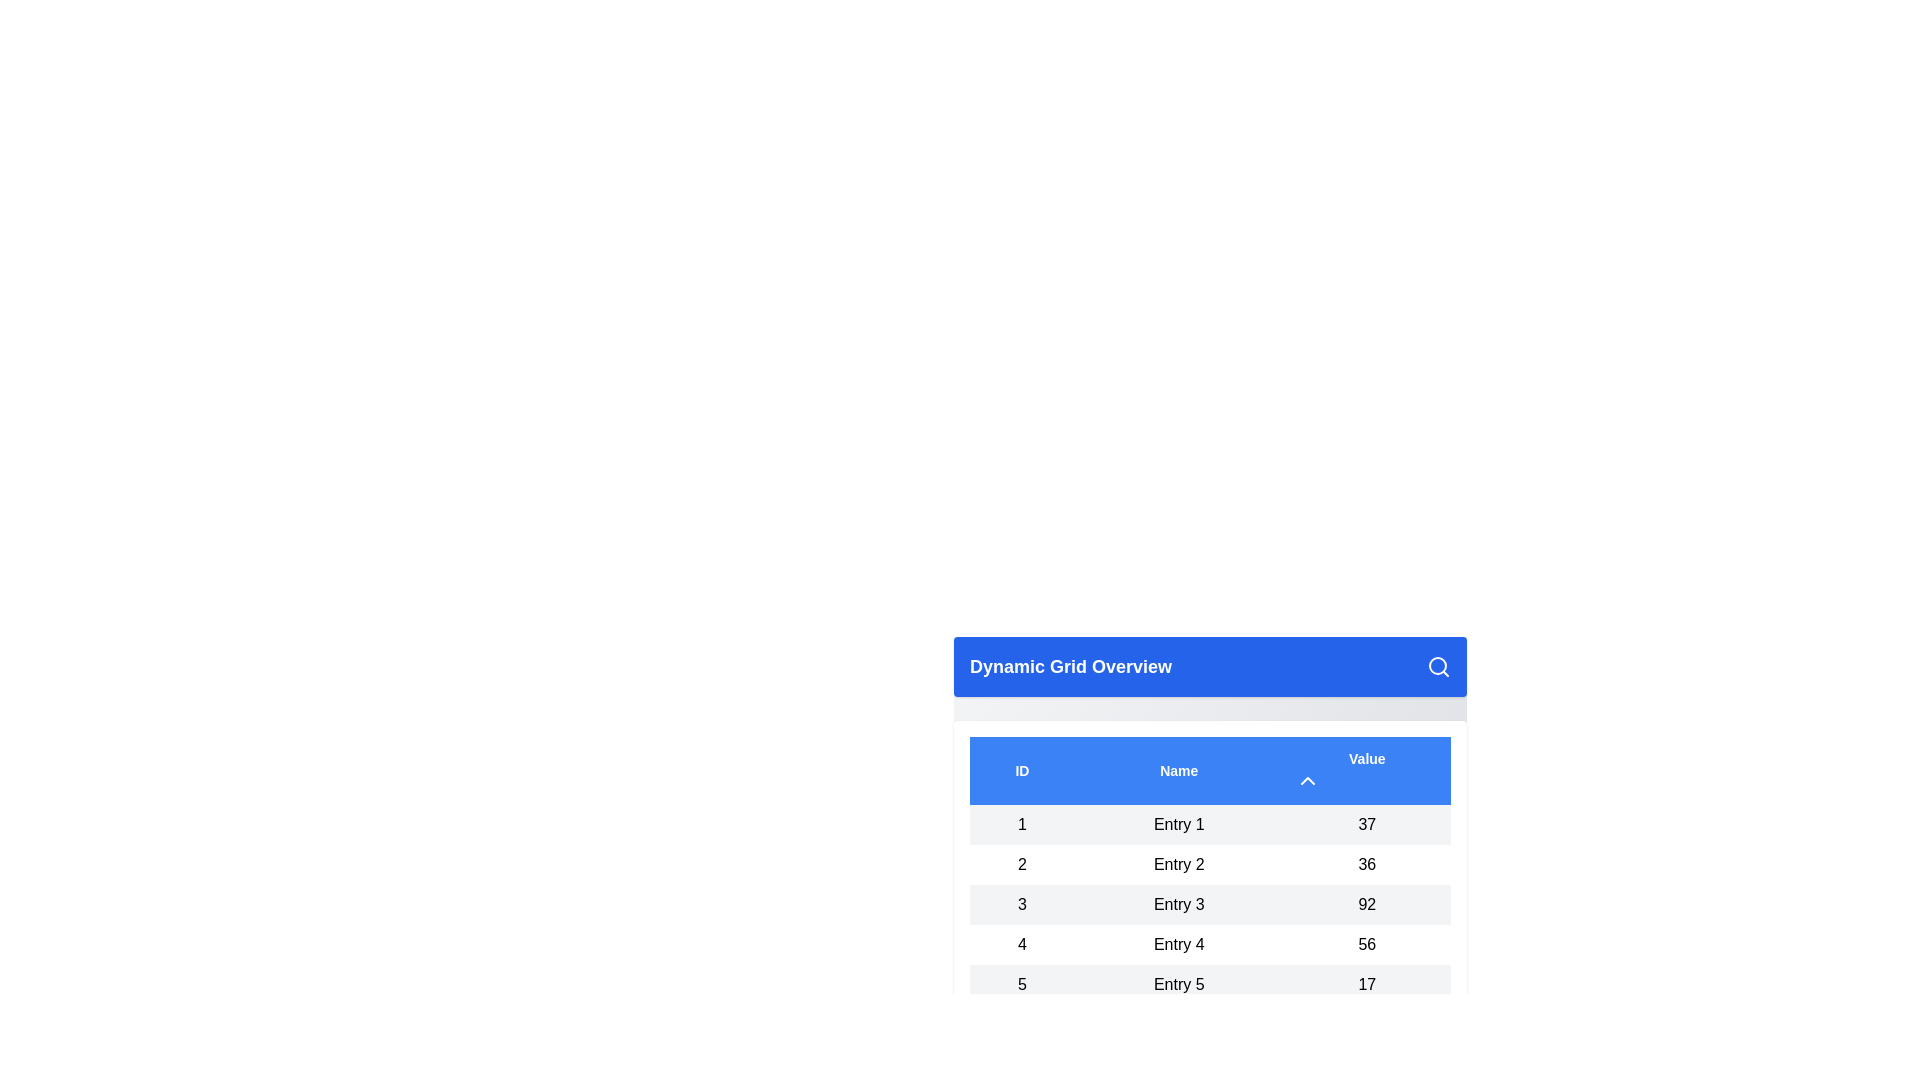 Image resolution: width=1920 pixels, height=1080 pixels. Describe the element at coordinates (1209, 667) in the screenshot. I see `the header section of the component to visually inspect the title 'Dynamic Grid Overview'` at that location.